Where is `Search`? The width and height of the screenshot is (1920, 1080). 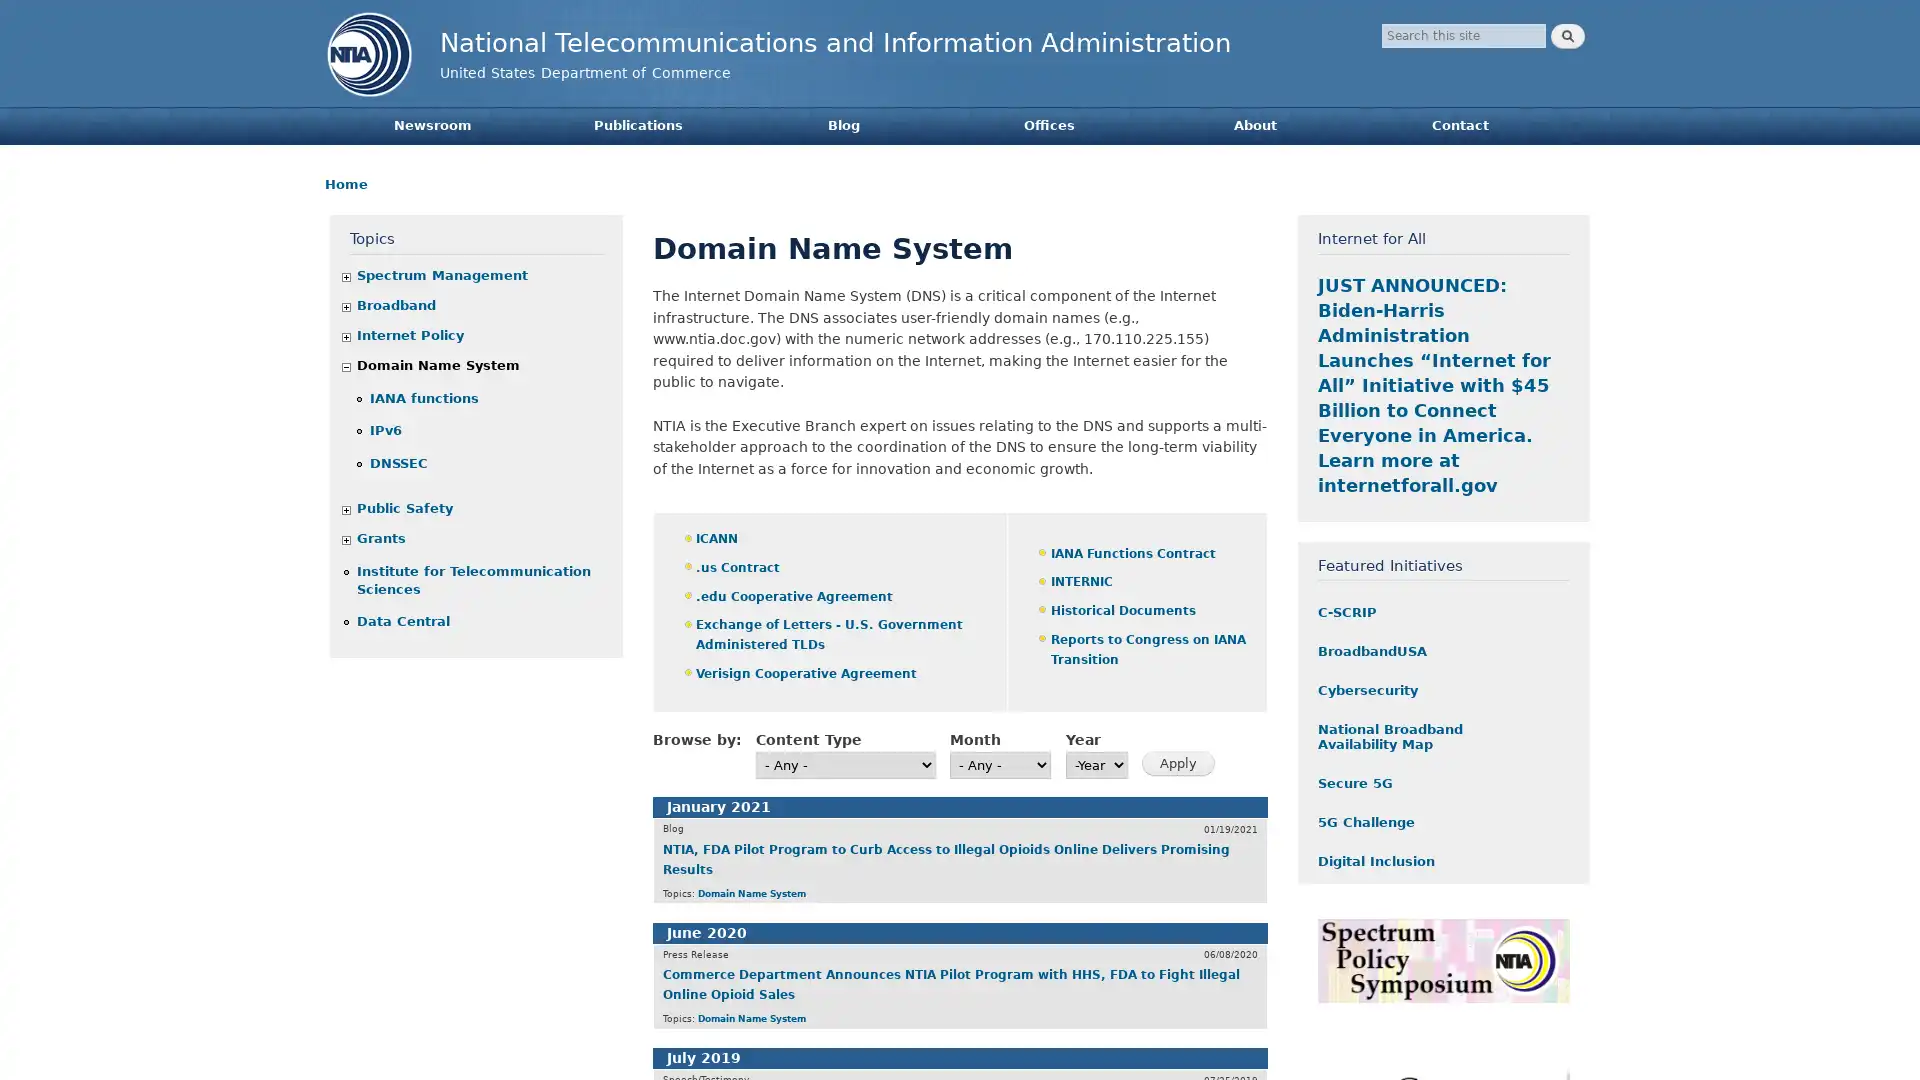
Search is located at coordinates (1567, 36).